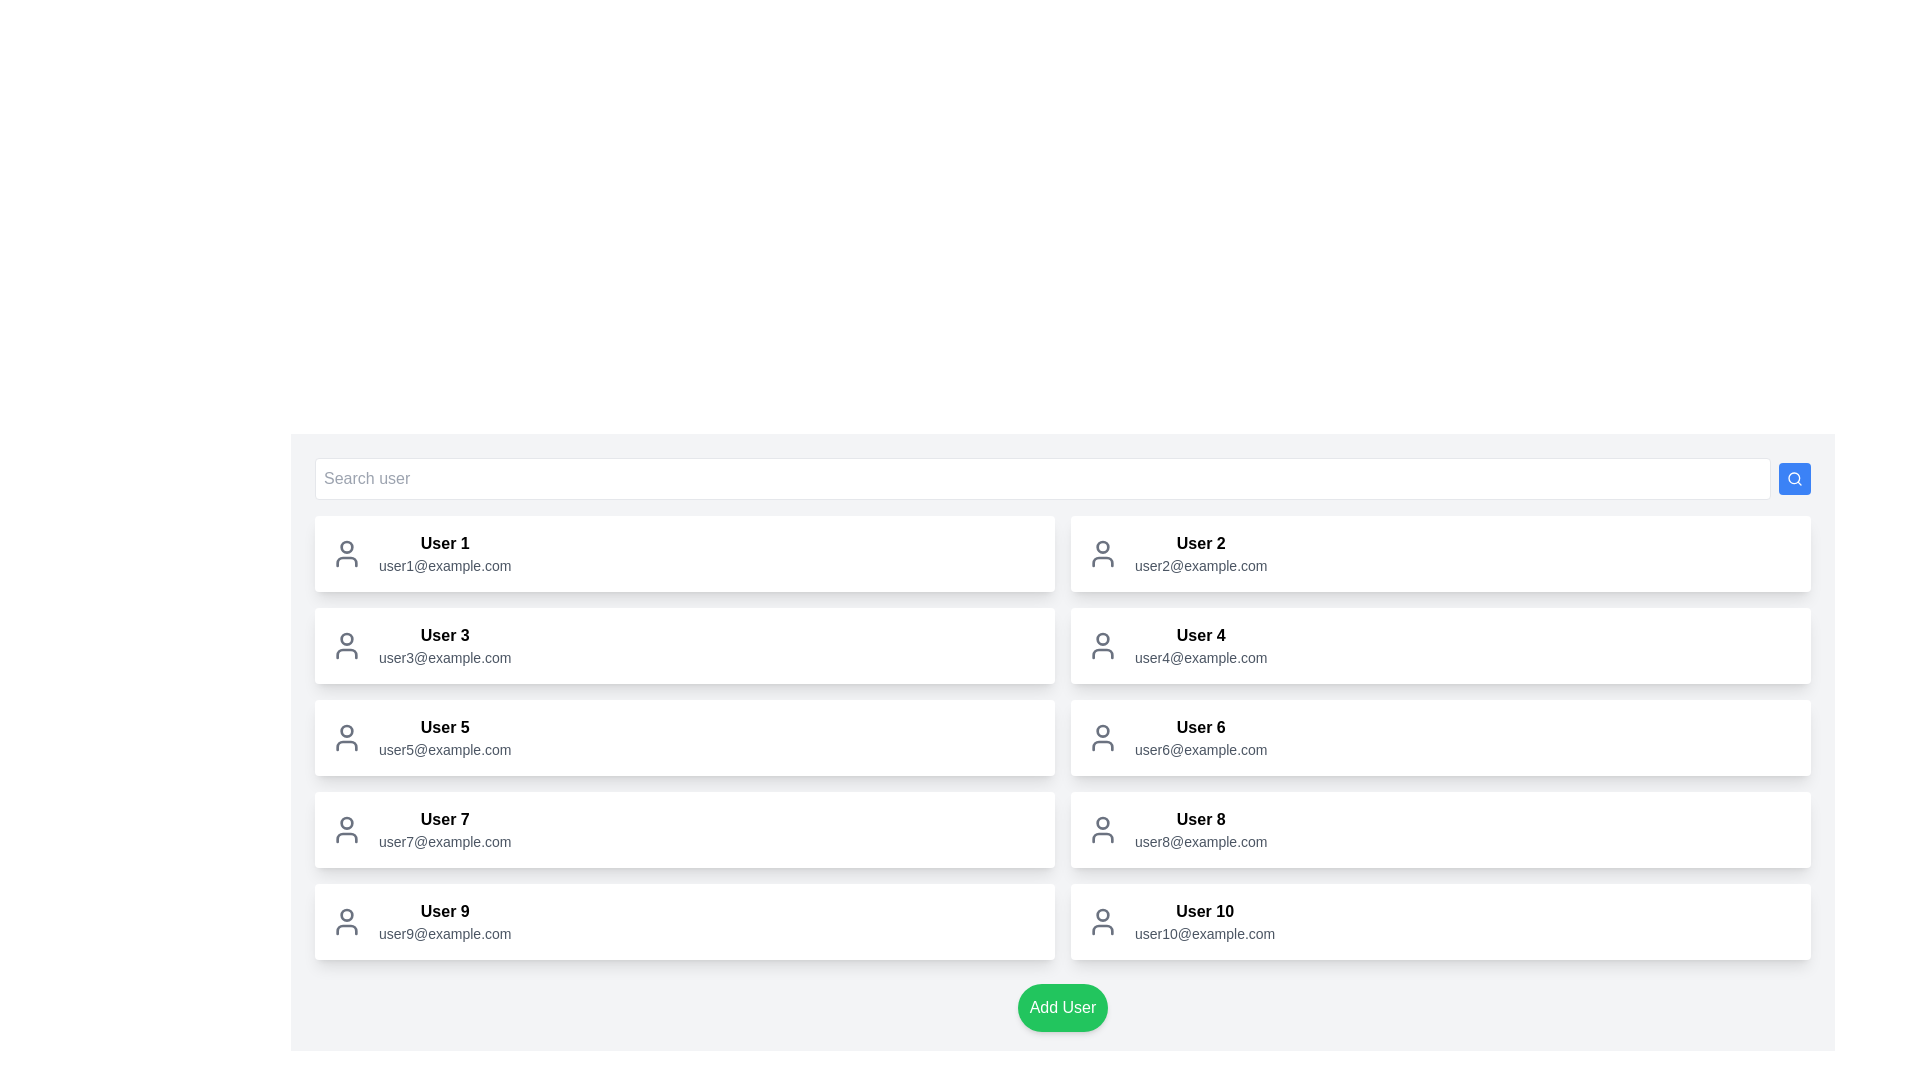 The image size is (1920, 1080). I want to click on the minimalistic gray user icon that represents the user entry labeled 'User 9 user9@example.com', positioned towards the far left of the box, so click(346, 921).